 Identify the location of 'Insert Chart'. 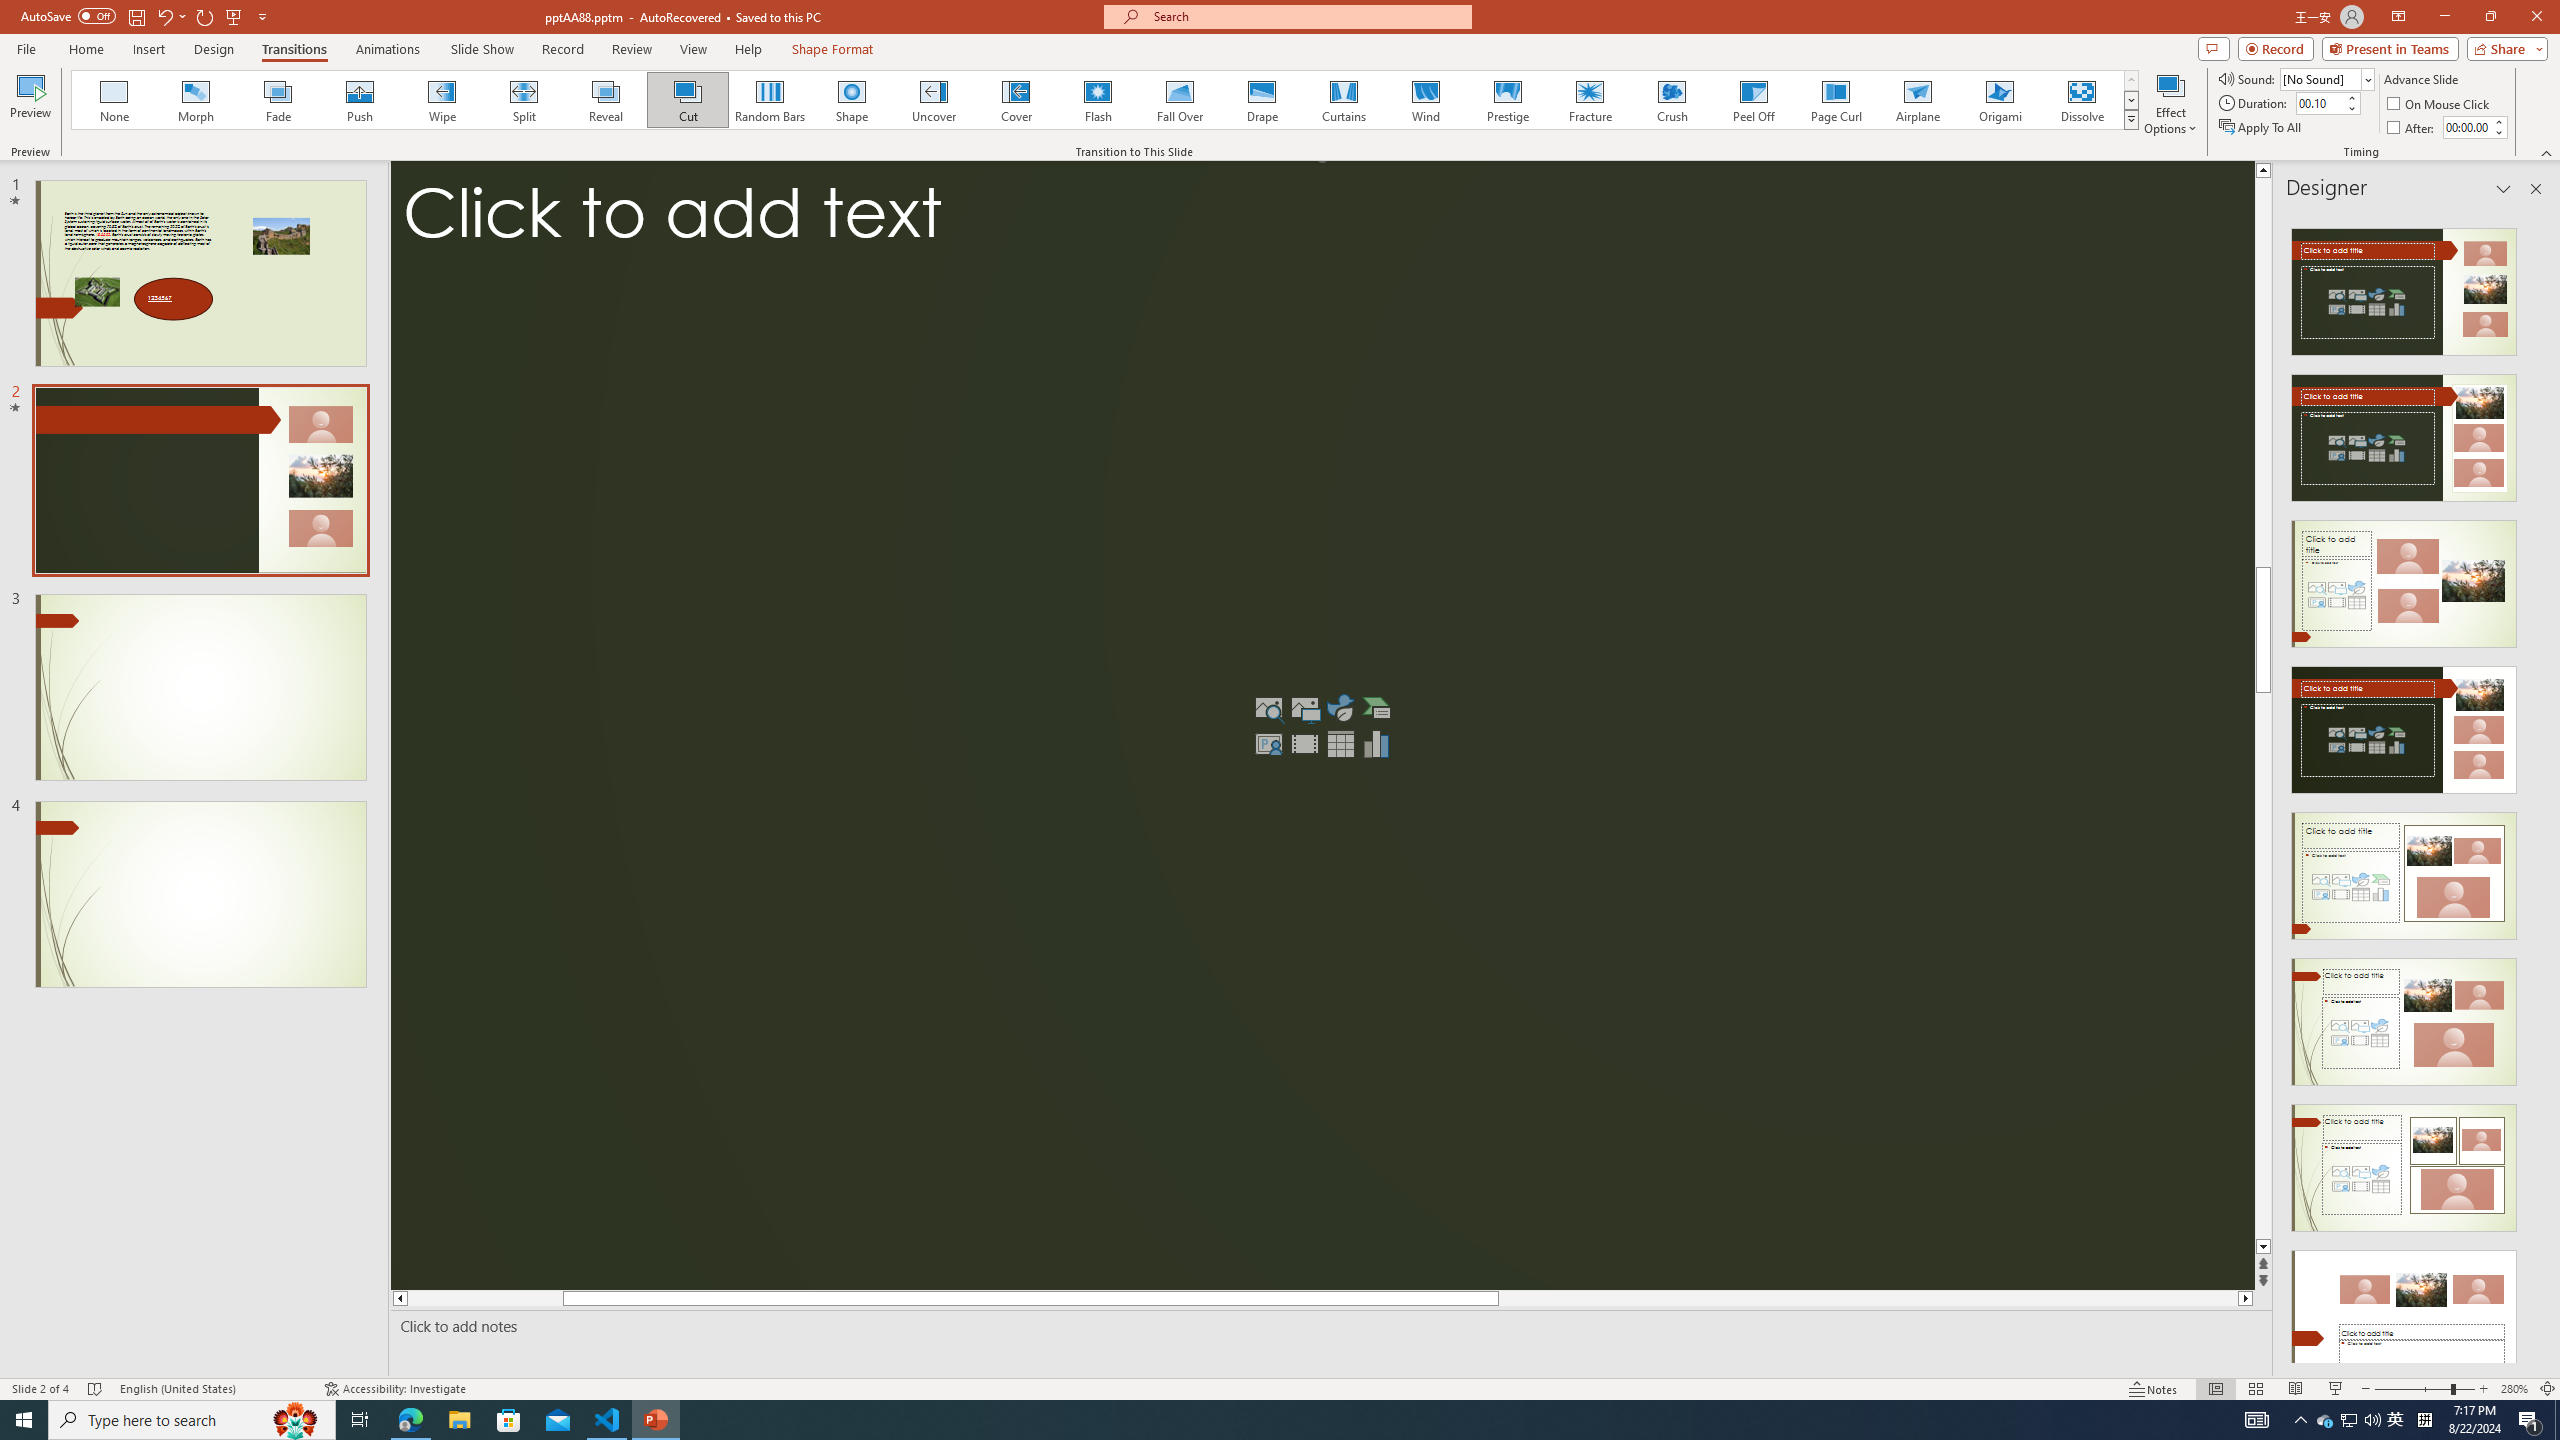
(1377, 743).